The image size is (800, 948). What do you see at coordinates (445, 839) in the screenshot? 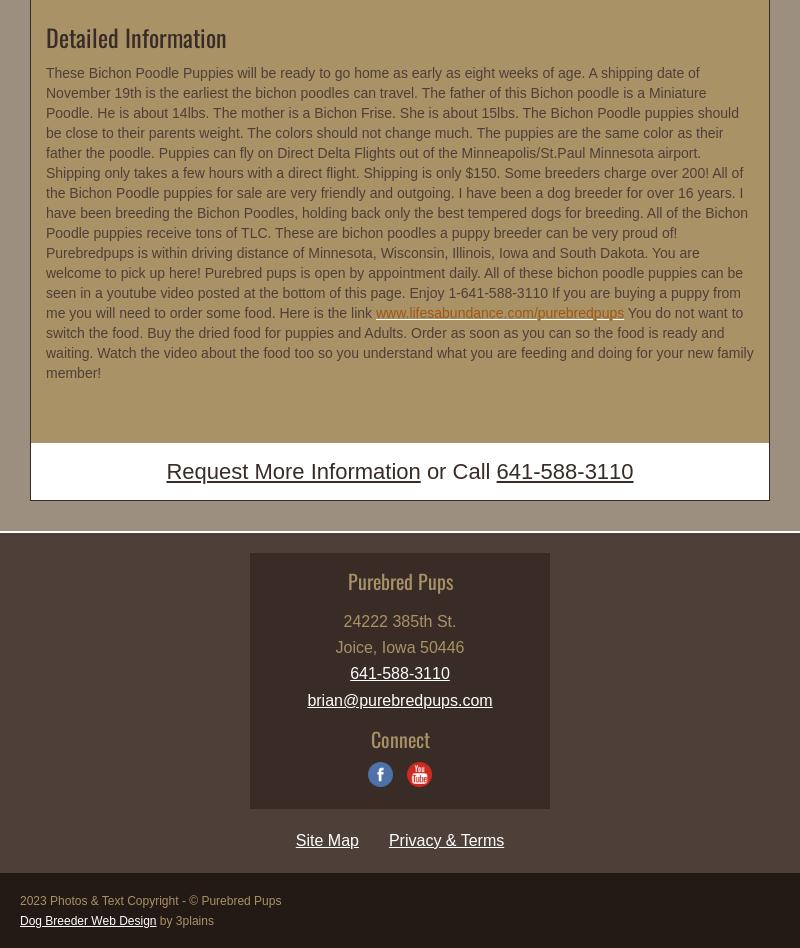
I see `'Privacy & Terms'` at bounding box center [445, 839].